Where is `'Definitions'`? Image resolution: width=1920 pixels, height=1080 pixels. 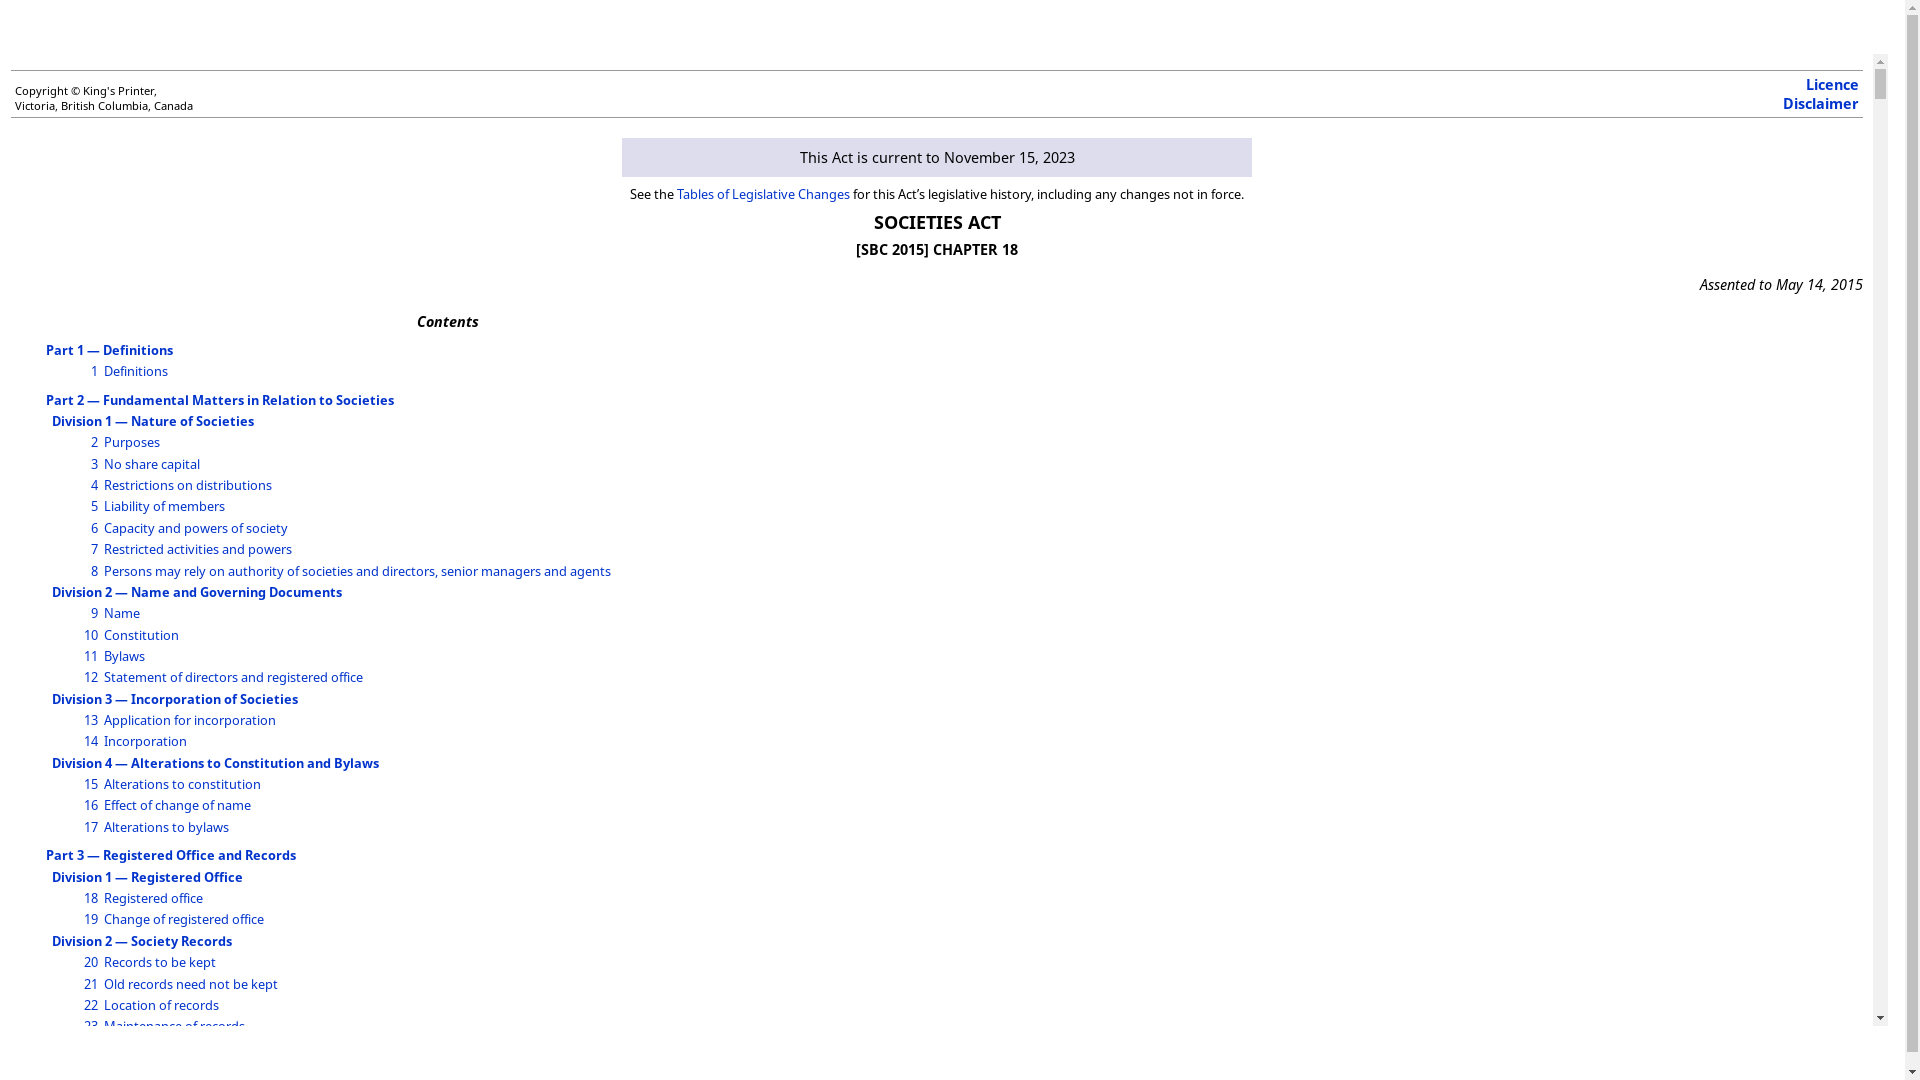
'Definitions' is located at coordinates (134, 370).